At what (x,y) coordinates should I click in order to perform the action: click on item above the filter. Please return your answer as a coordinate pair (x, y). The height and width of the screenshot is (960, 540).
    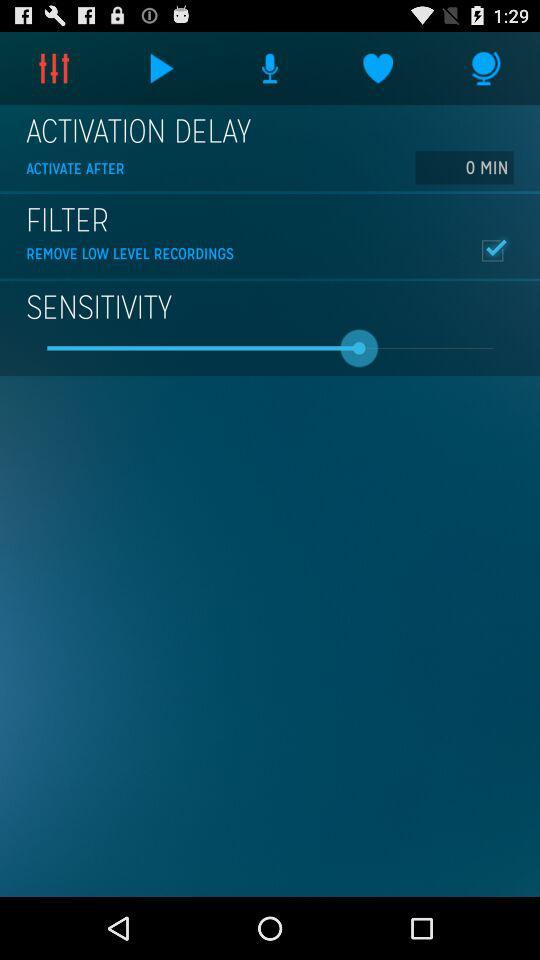
    Looking at the image, I should click on (464, 166).